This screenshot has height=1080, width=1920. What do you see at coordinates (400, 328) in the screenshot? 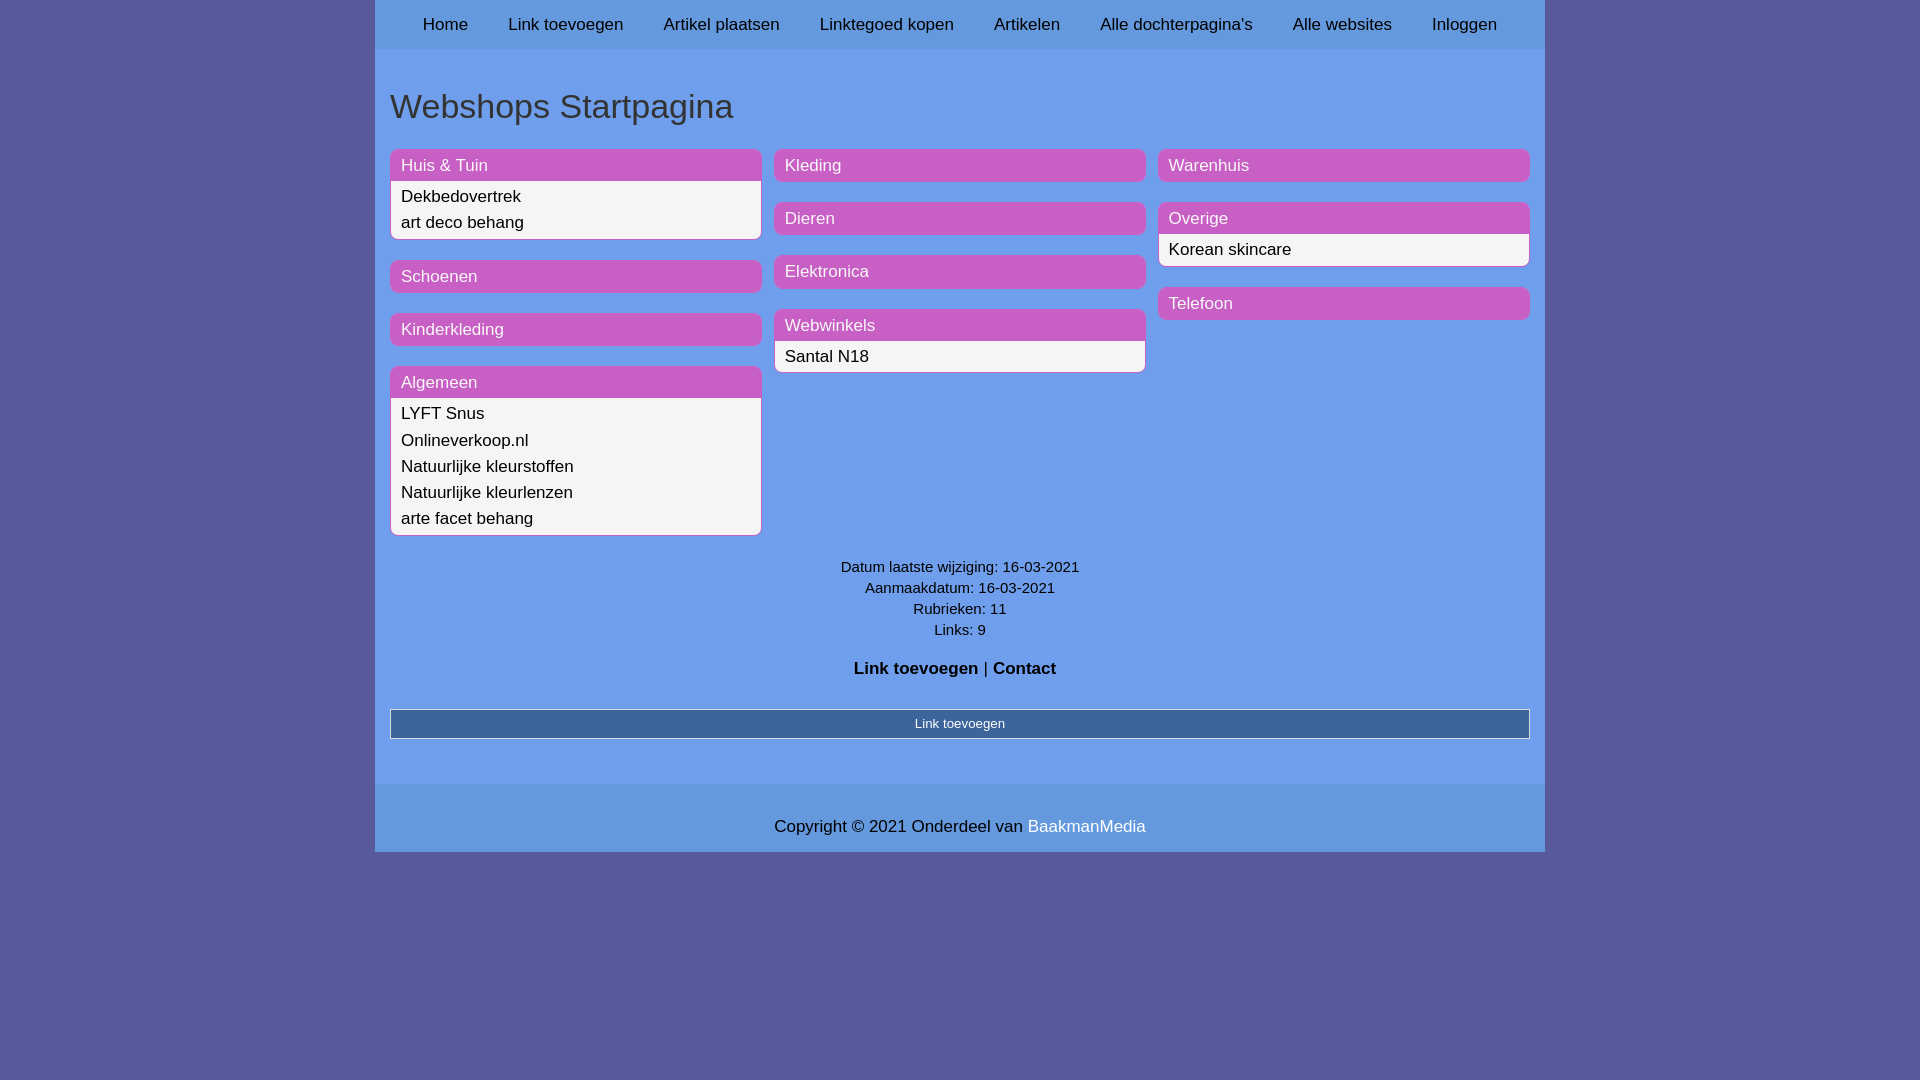
I see `'Kinderkleding'` at bounding box center [400, 328].